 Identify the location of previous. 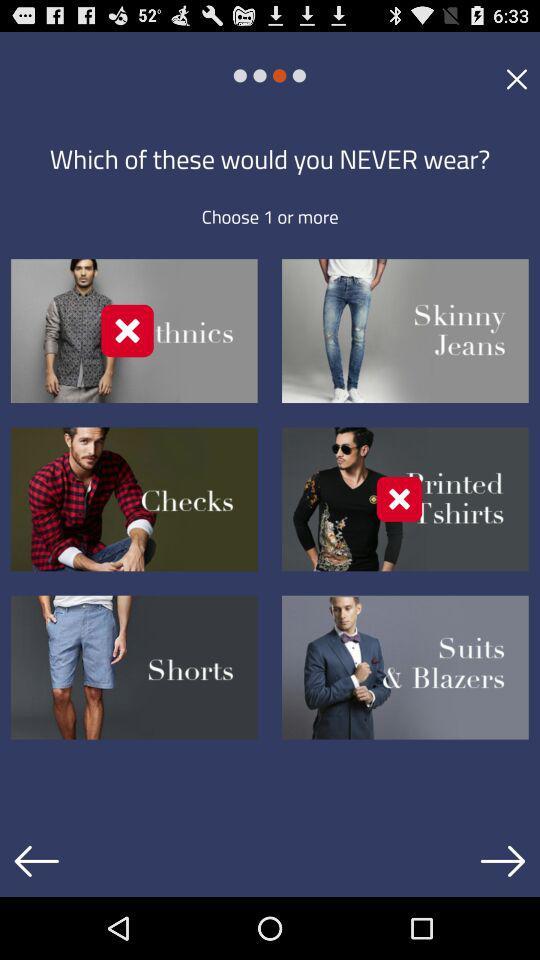
(36, 860).